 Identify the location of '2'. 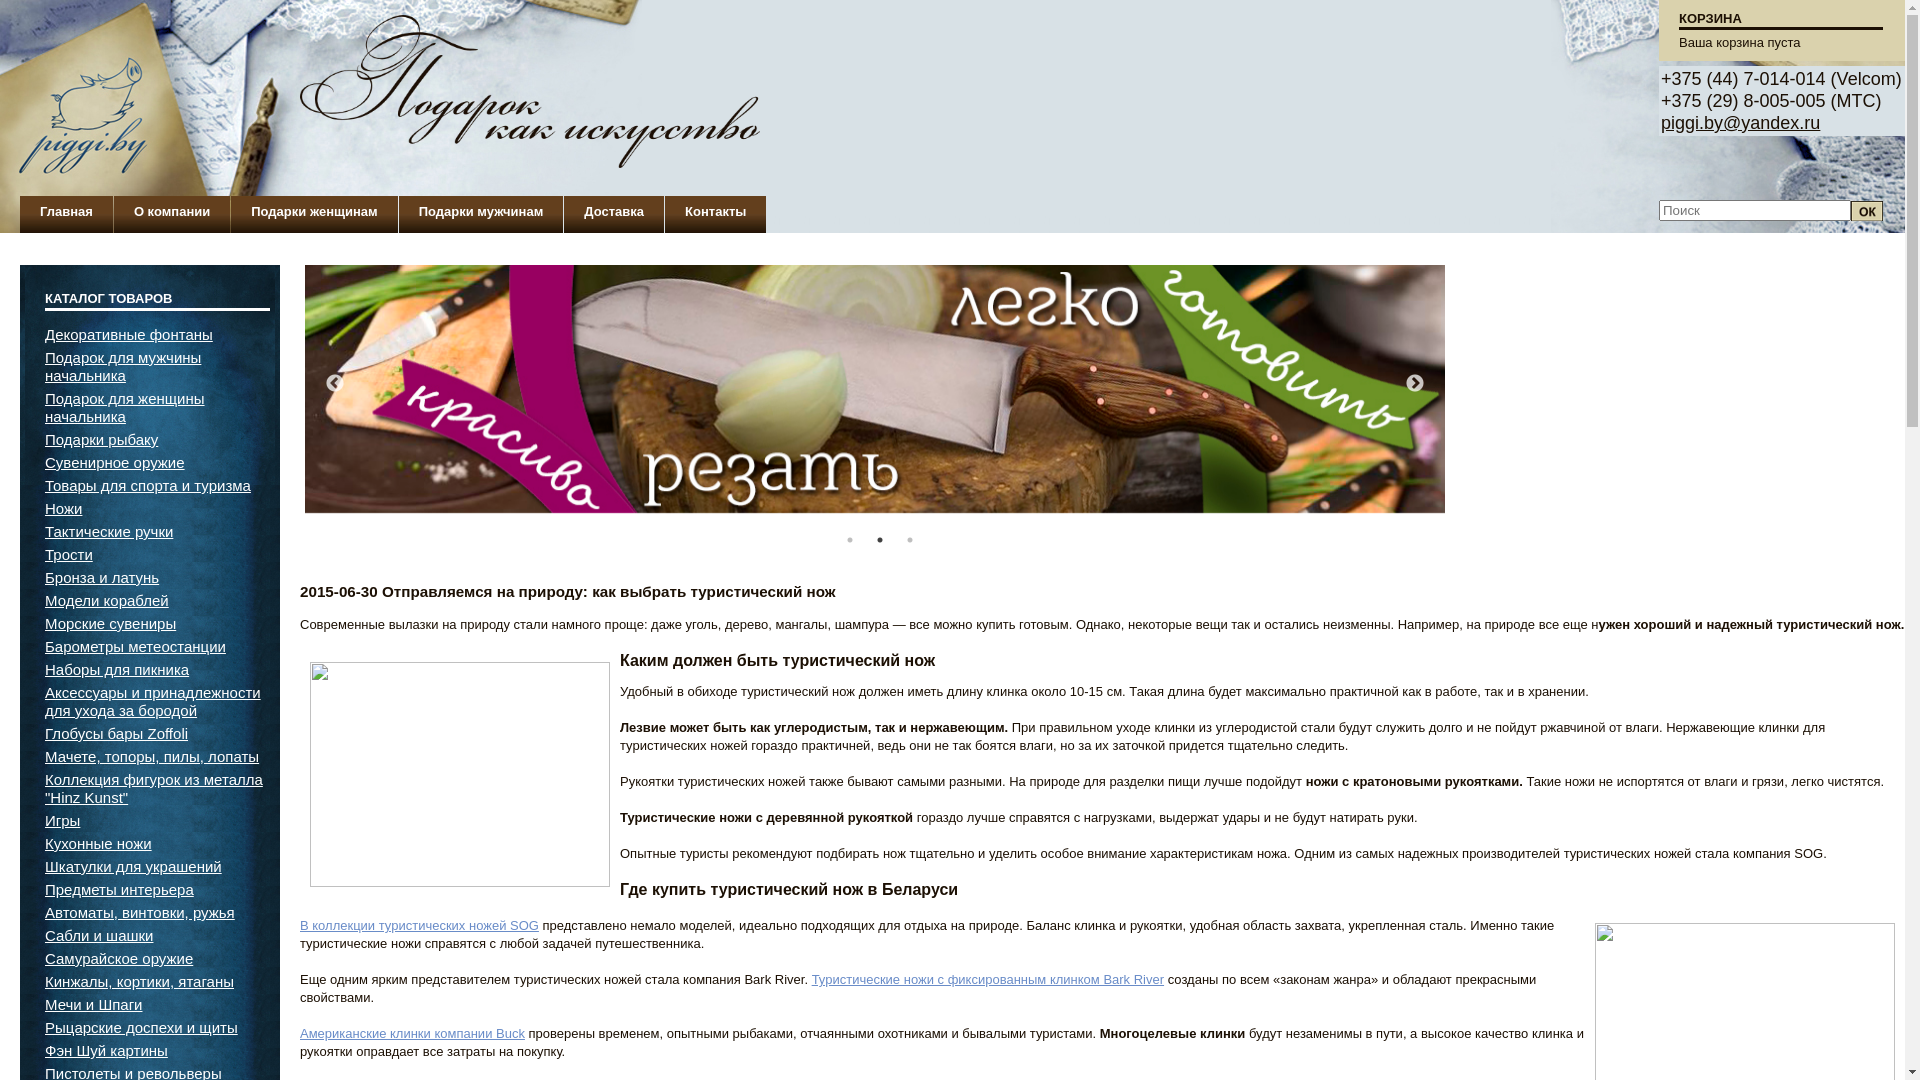
(879, 540).